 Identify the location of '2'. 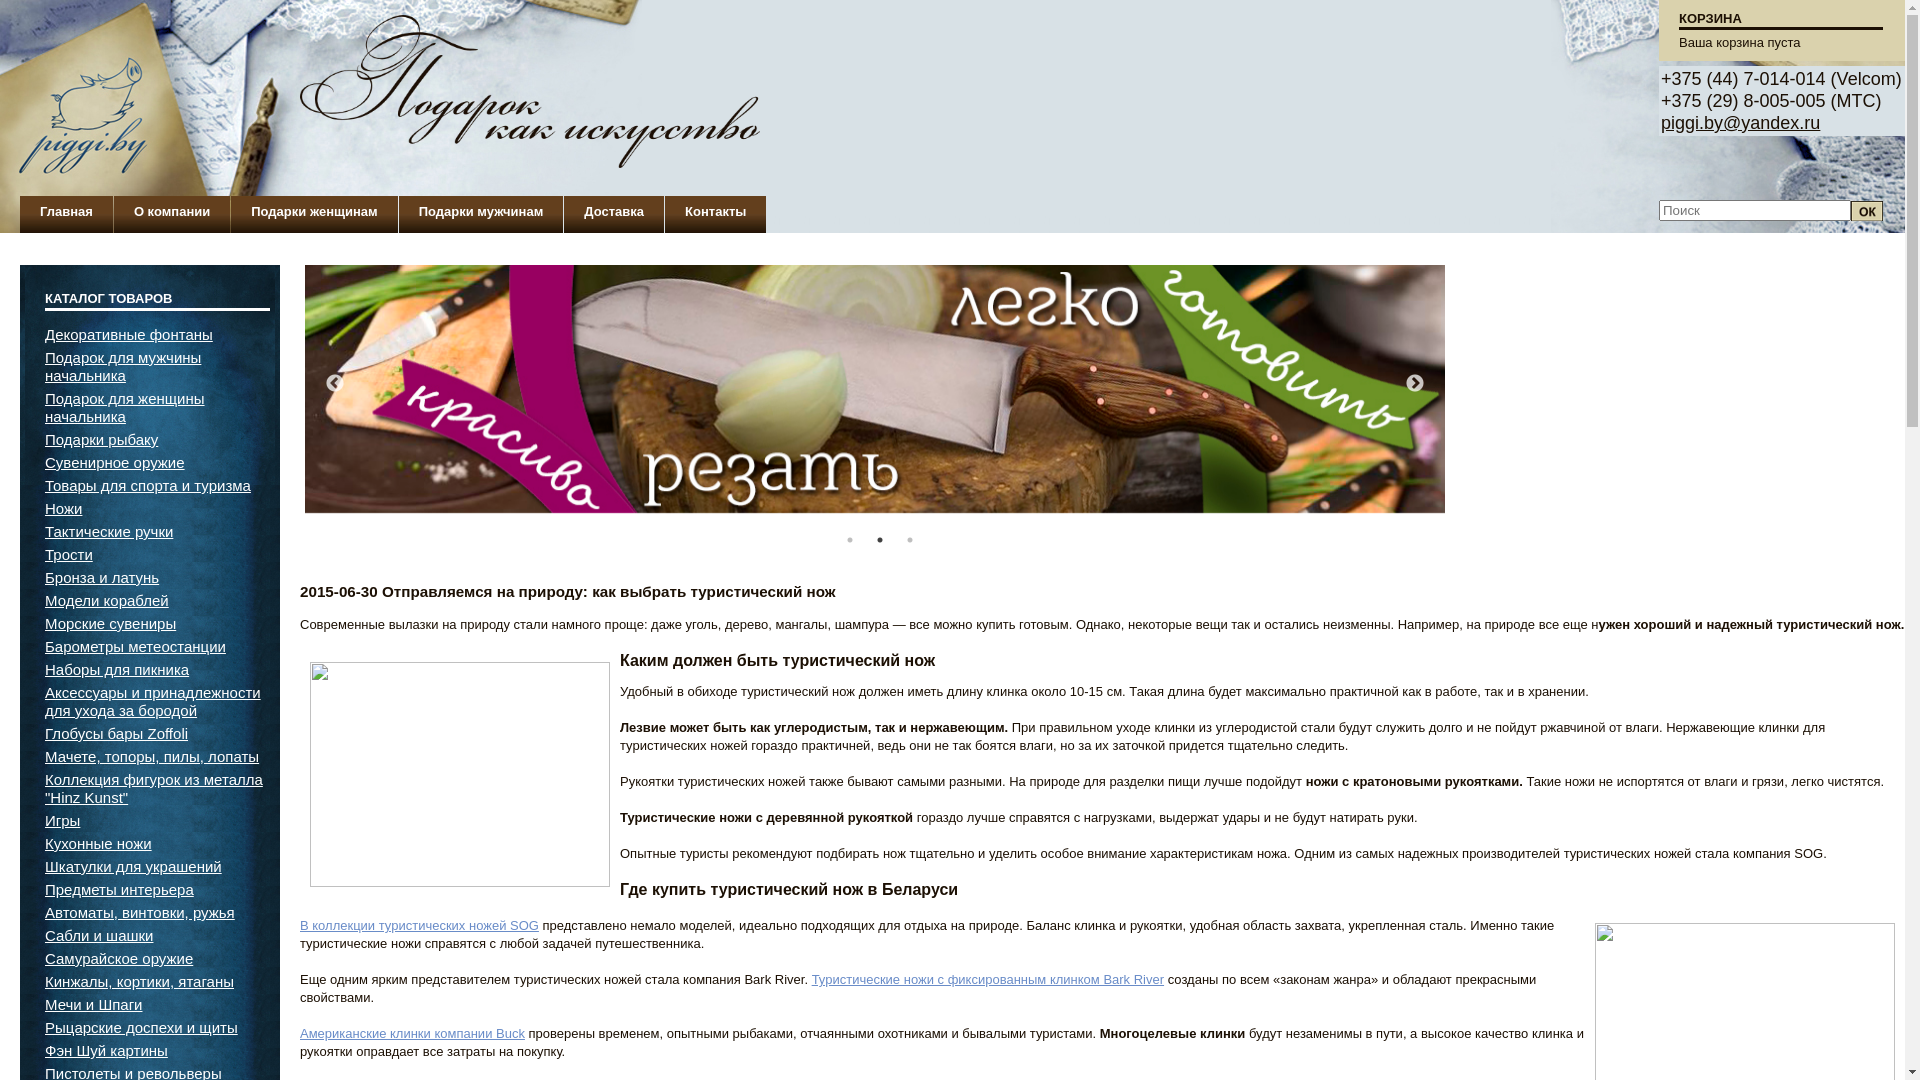
(879, 540).